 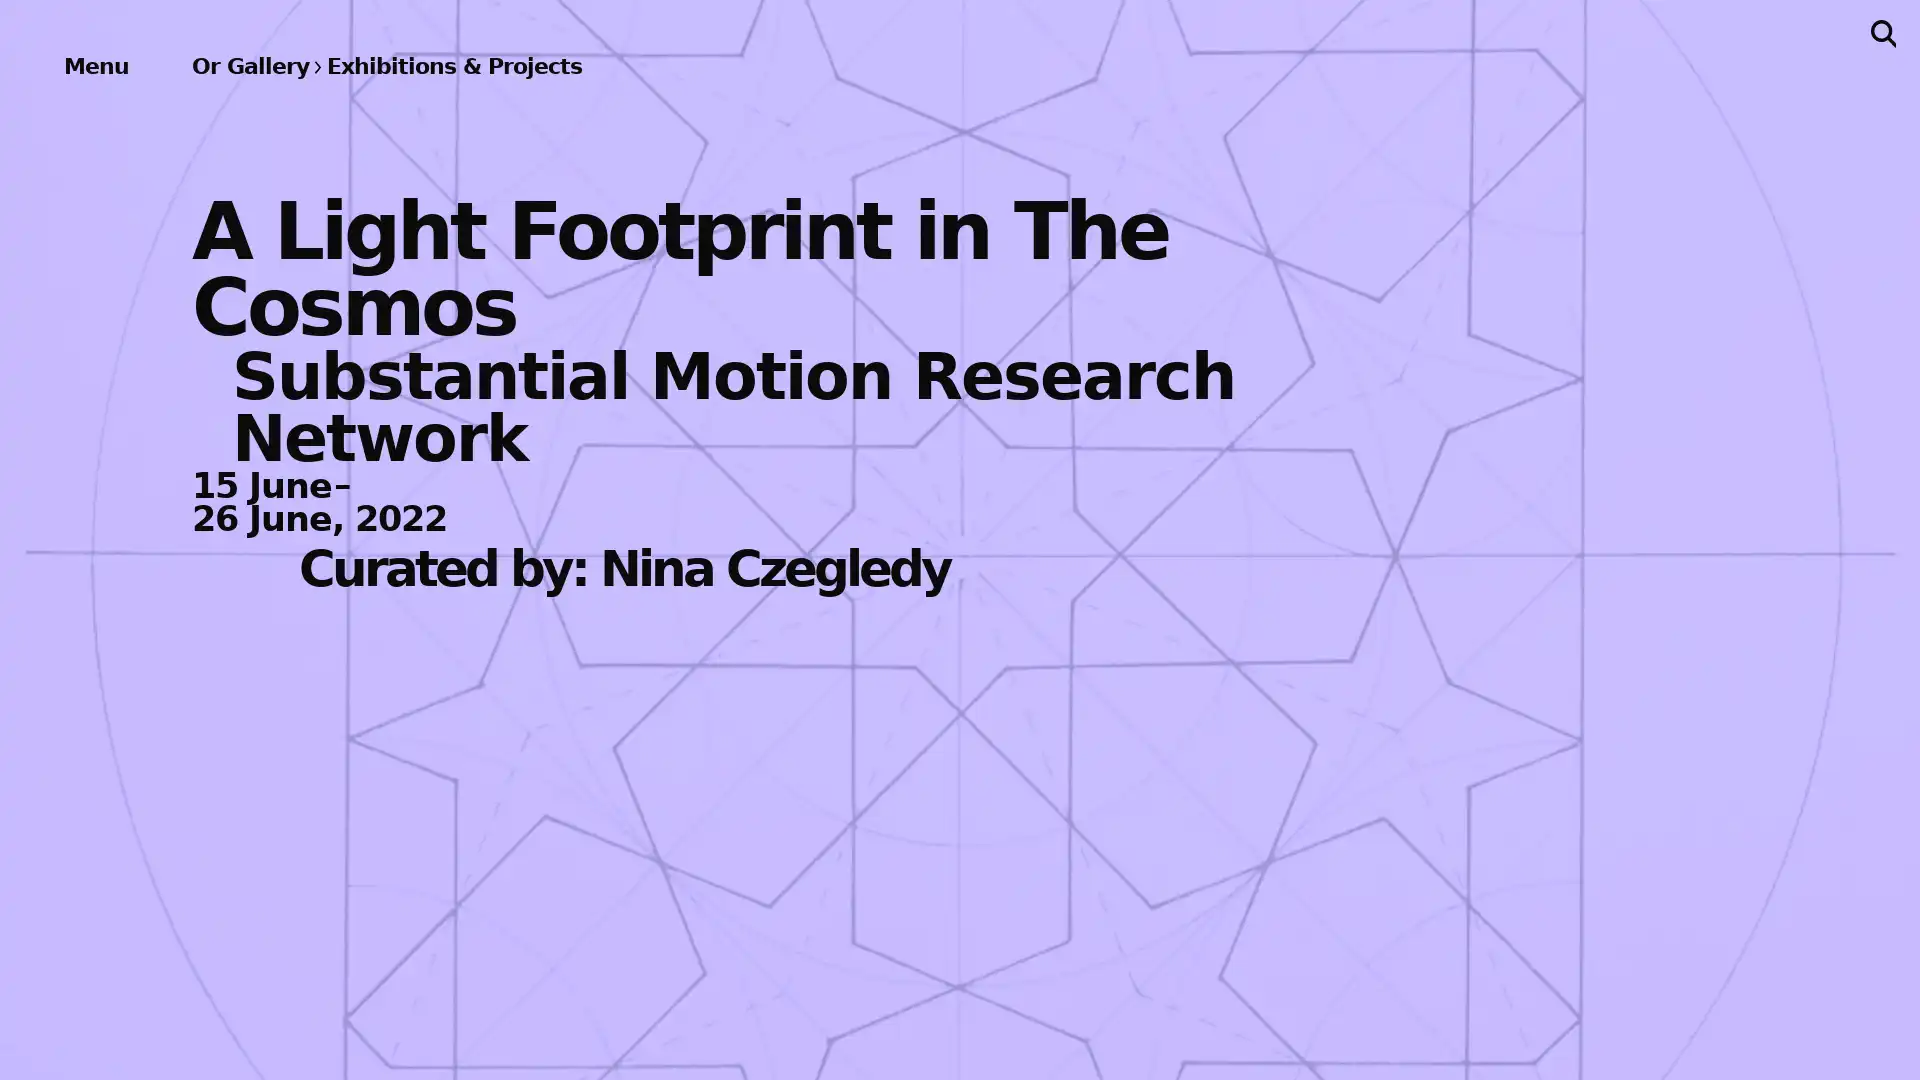 What do you see at coordinates (434, 564) in the screenshot?
I see `Bookstore` at bounding box center [434, 564].